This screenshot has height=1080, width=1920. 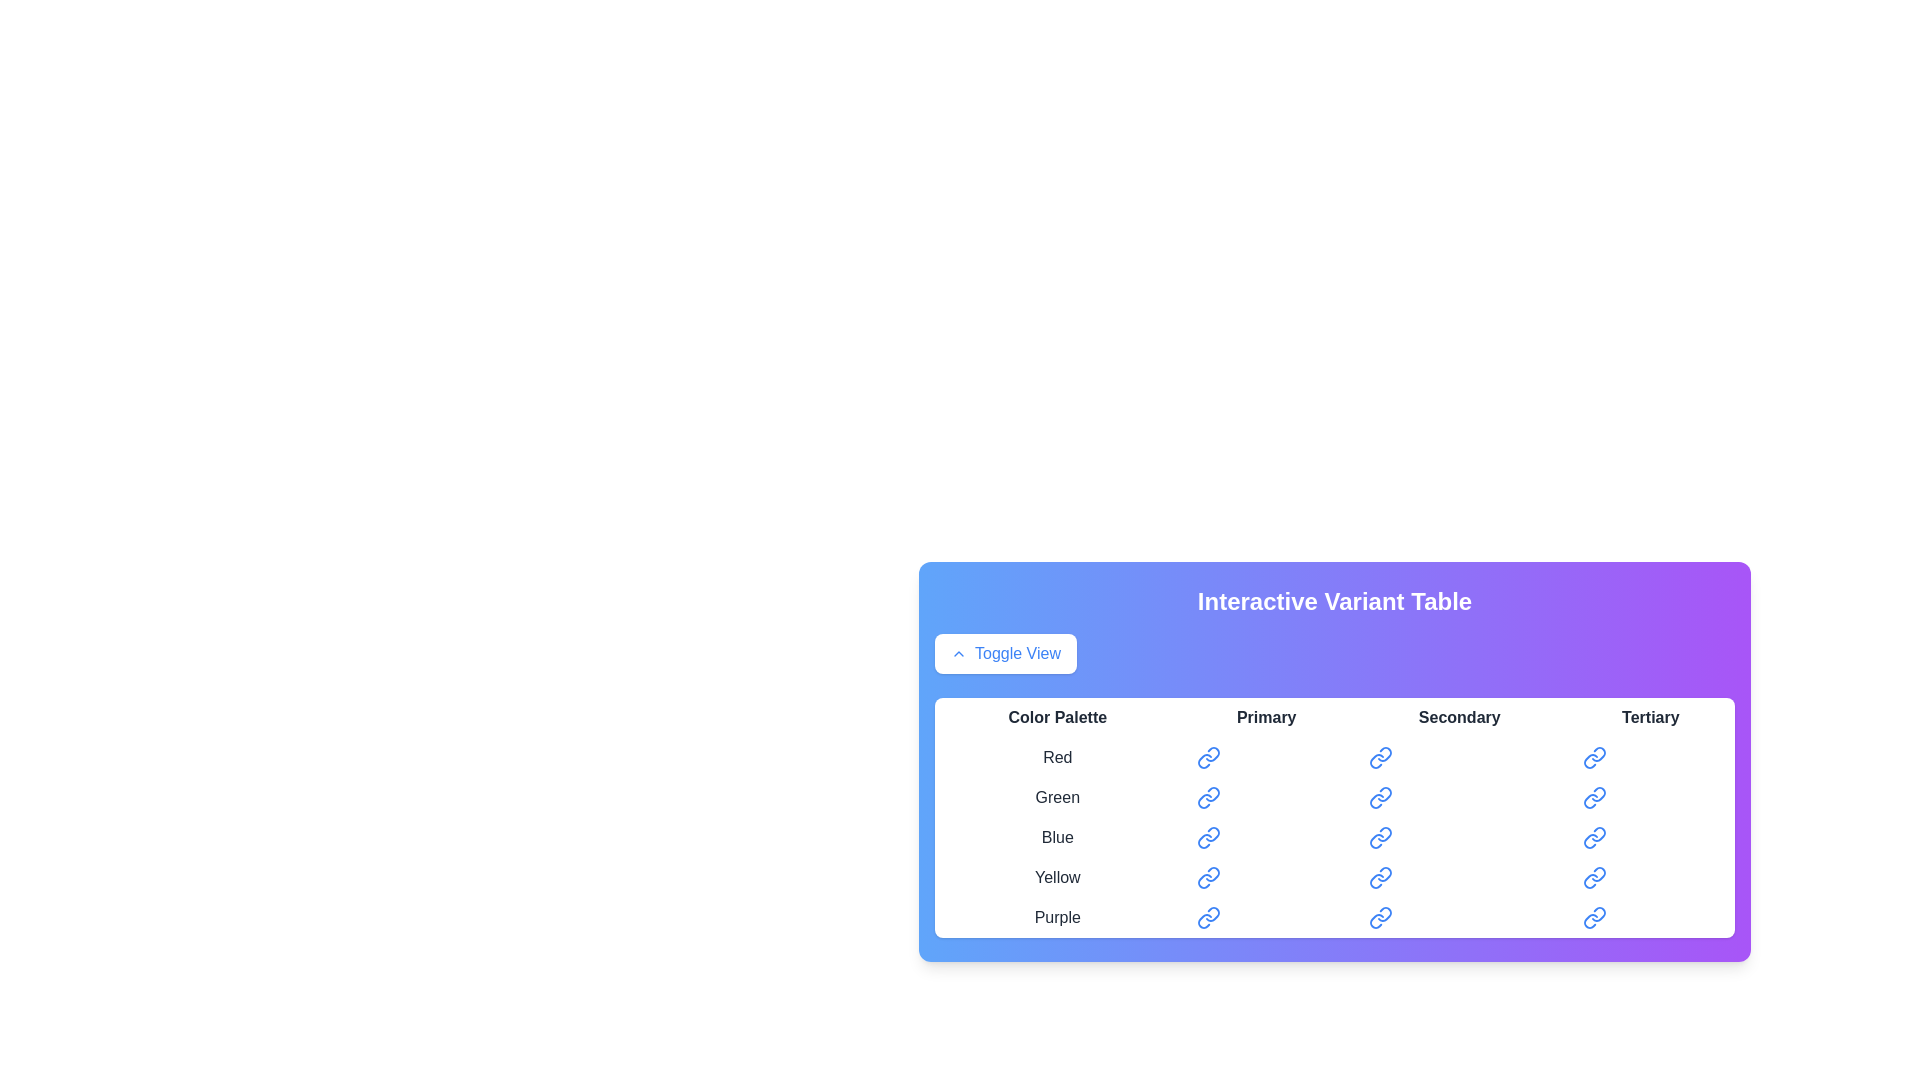 What do you see at coordinates (1334, 762) in the screenshot?
I see `the interactive elements within the data table of the composite UI component that contains a title, a button, and a table for displaying data` at bounding box center [1334, 762].